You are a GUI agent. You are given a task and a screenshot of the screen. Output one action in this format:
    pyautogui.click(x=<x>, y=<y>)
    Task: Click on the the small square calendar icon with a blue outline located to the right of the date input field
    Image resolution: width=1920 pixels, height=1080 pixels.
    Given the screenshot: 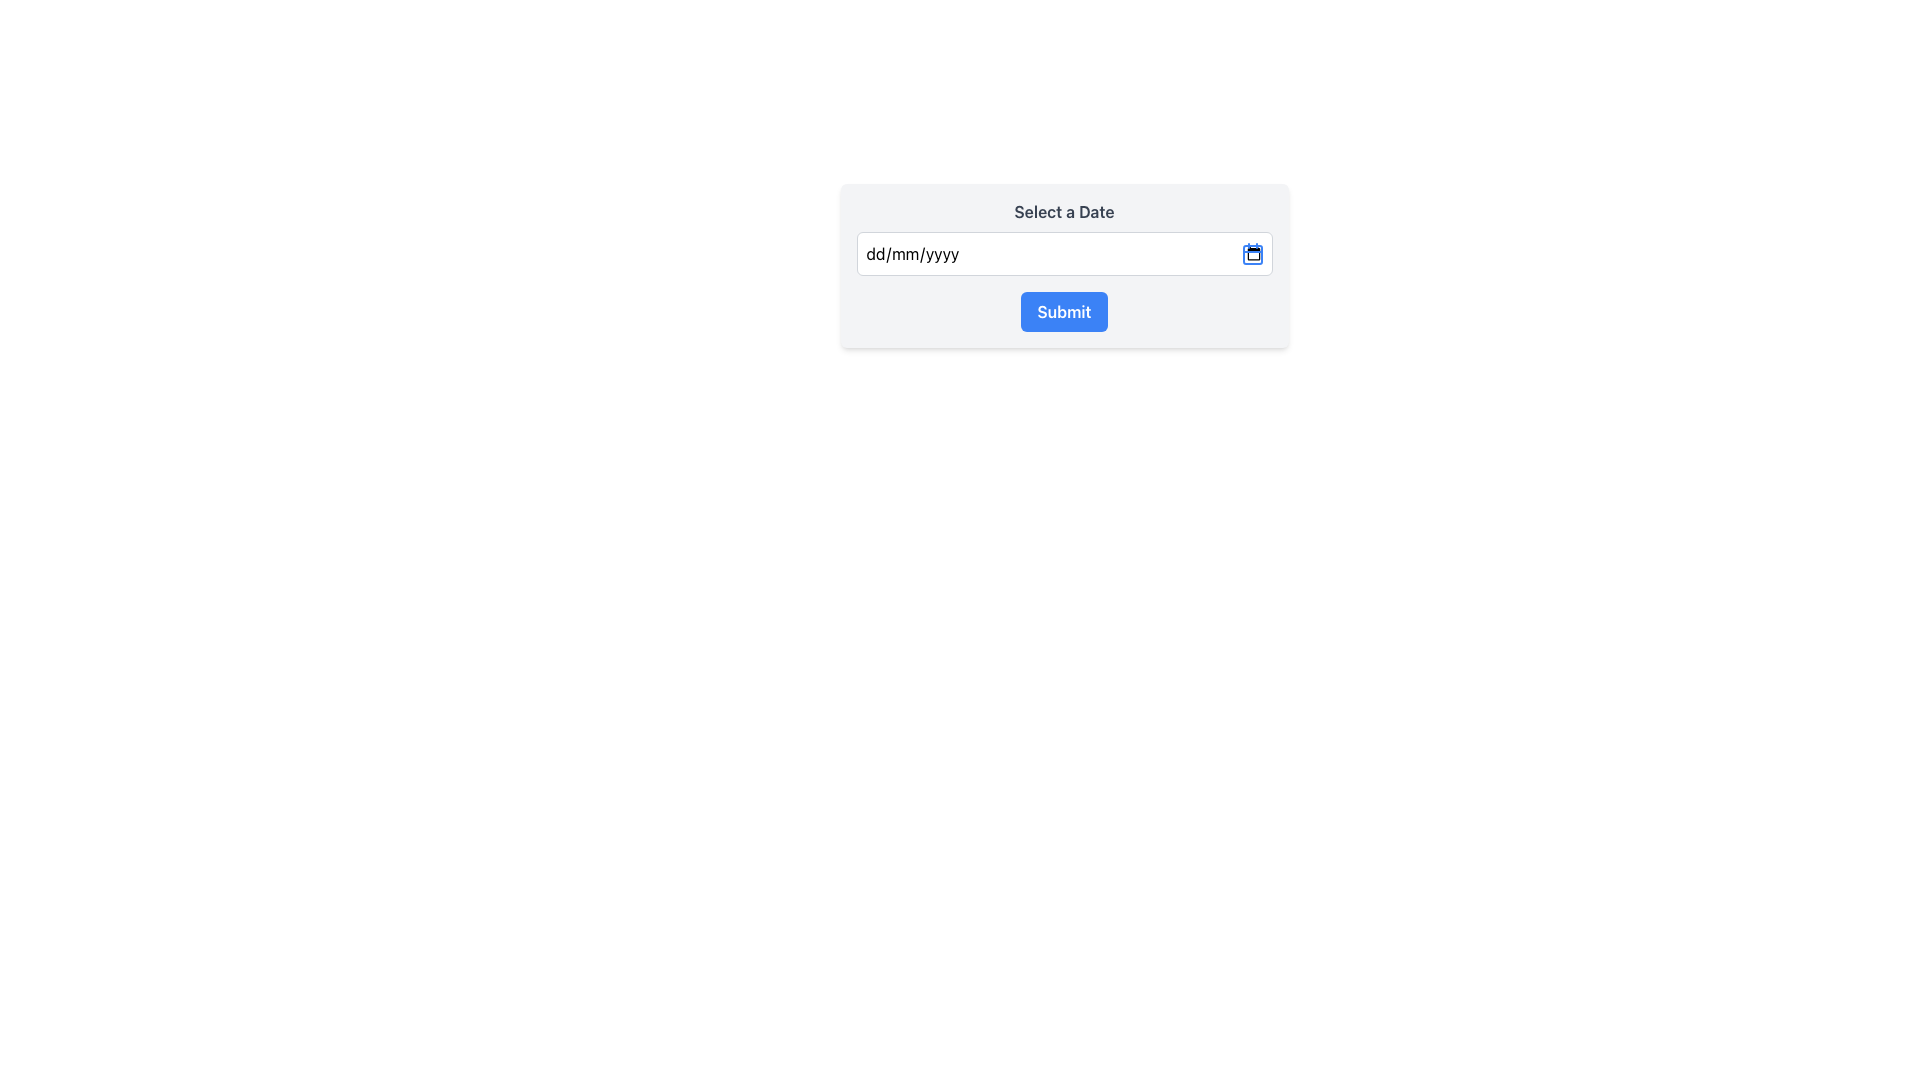 What is the action you would take?
    pyautogui.click(x=1251, y=253)
    